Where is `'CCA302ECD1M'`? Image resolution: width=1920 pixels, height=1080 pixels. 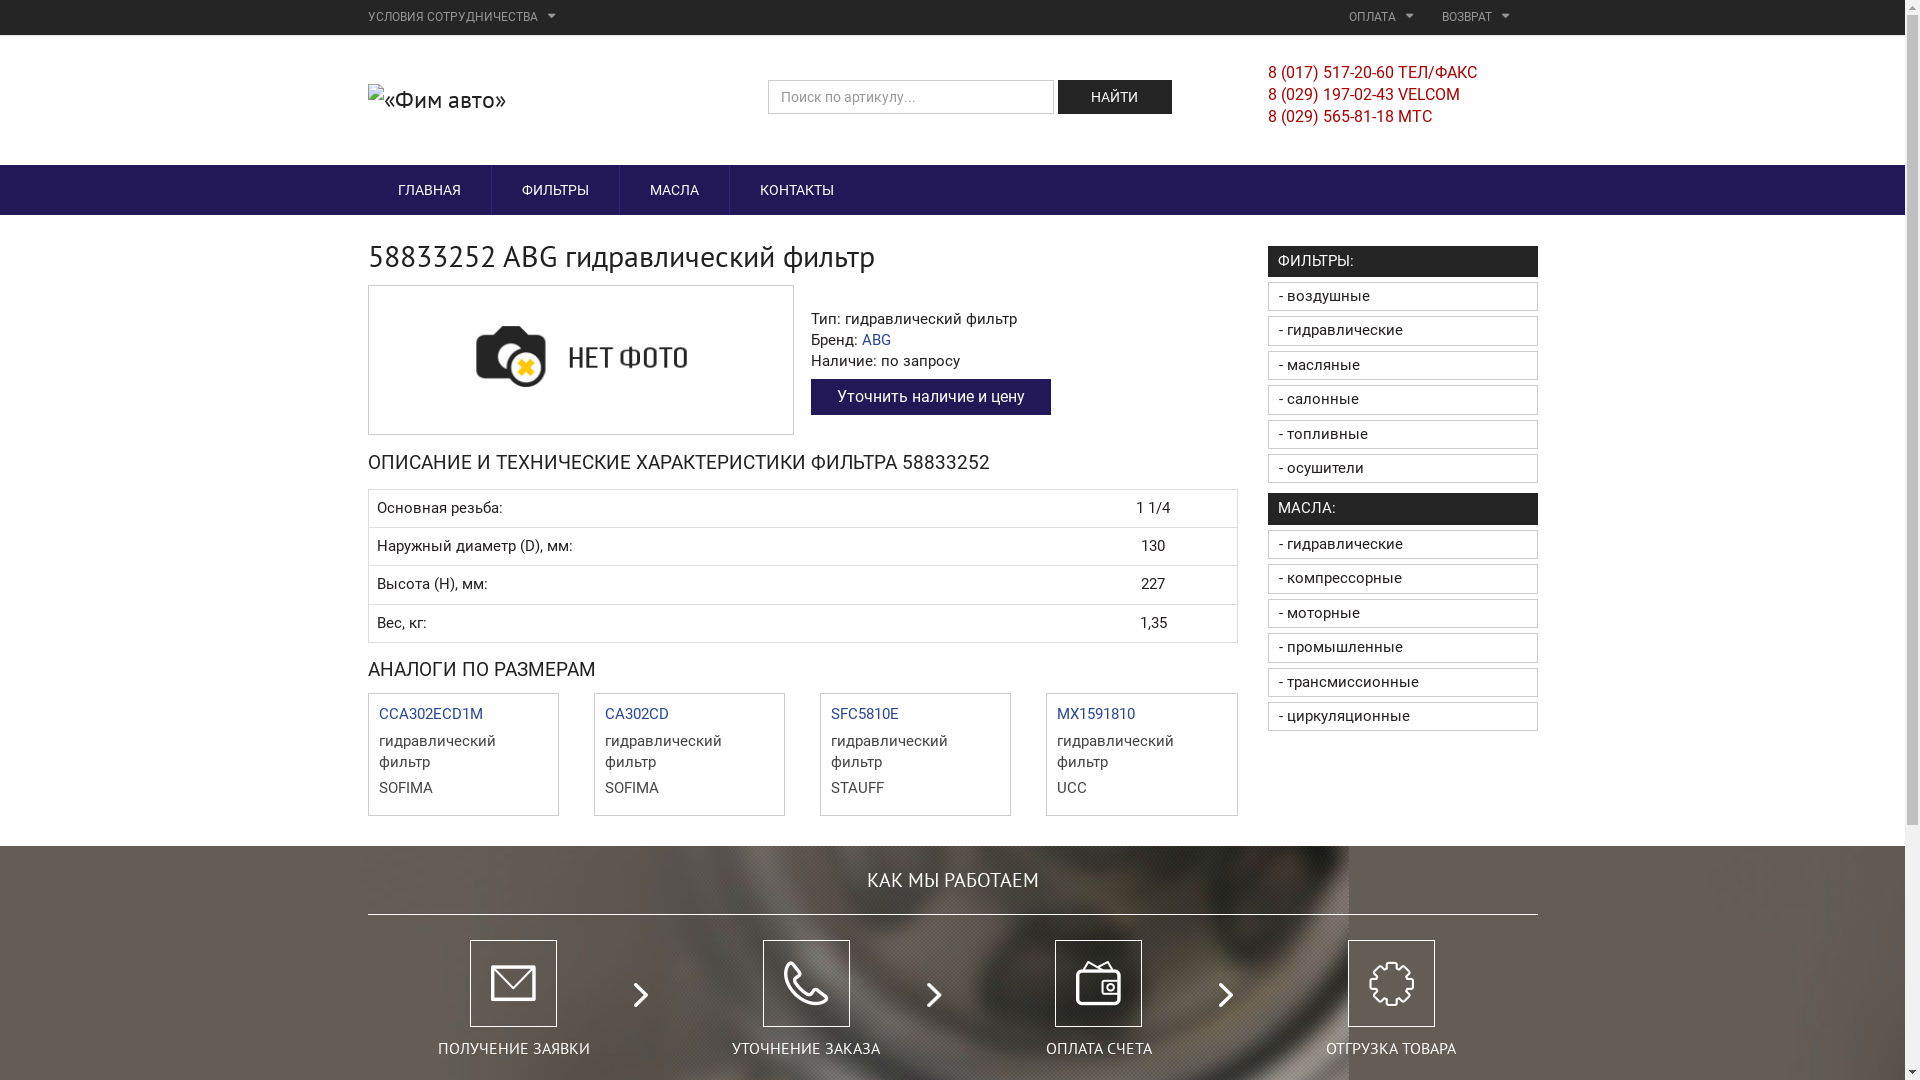 'CCA302ECD1M' is located at coordinates (429, 712).